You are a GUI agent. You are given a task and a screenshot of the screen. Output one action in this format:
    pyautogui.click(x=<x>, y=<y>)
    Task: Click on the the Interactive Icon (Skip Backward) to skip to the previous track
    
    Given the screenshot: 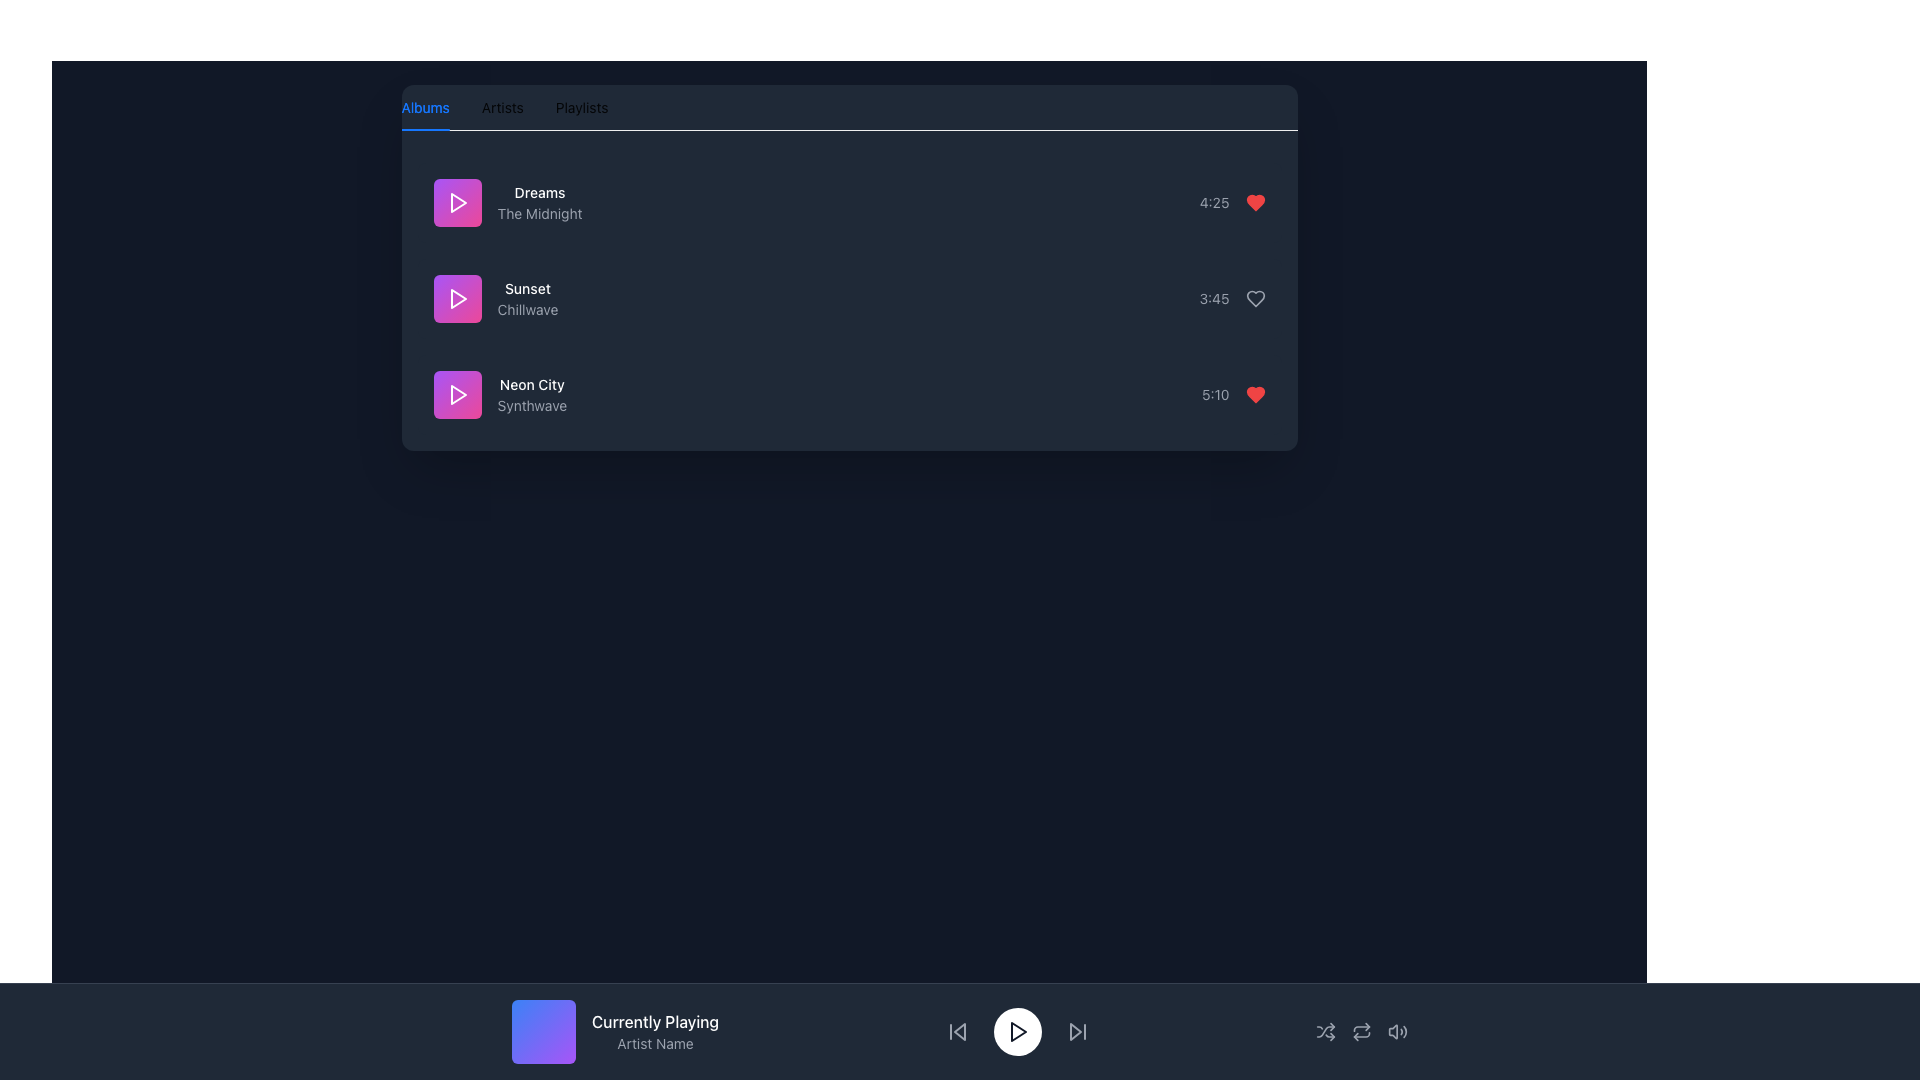 What is the action you would take?
    pyautogui.click(x=956, y=1032)
    